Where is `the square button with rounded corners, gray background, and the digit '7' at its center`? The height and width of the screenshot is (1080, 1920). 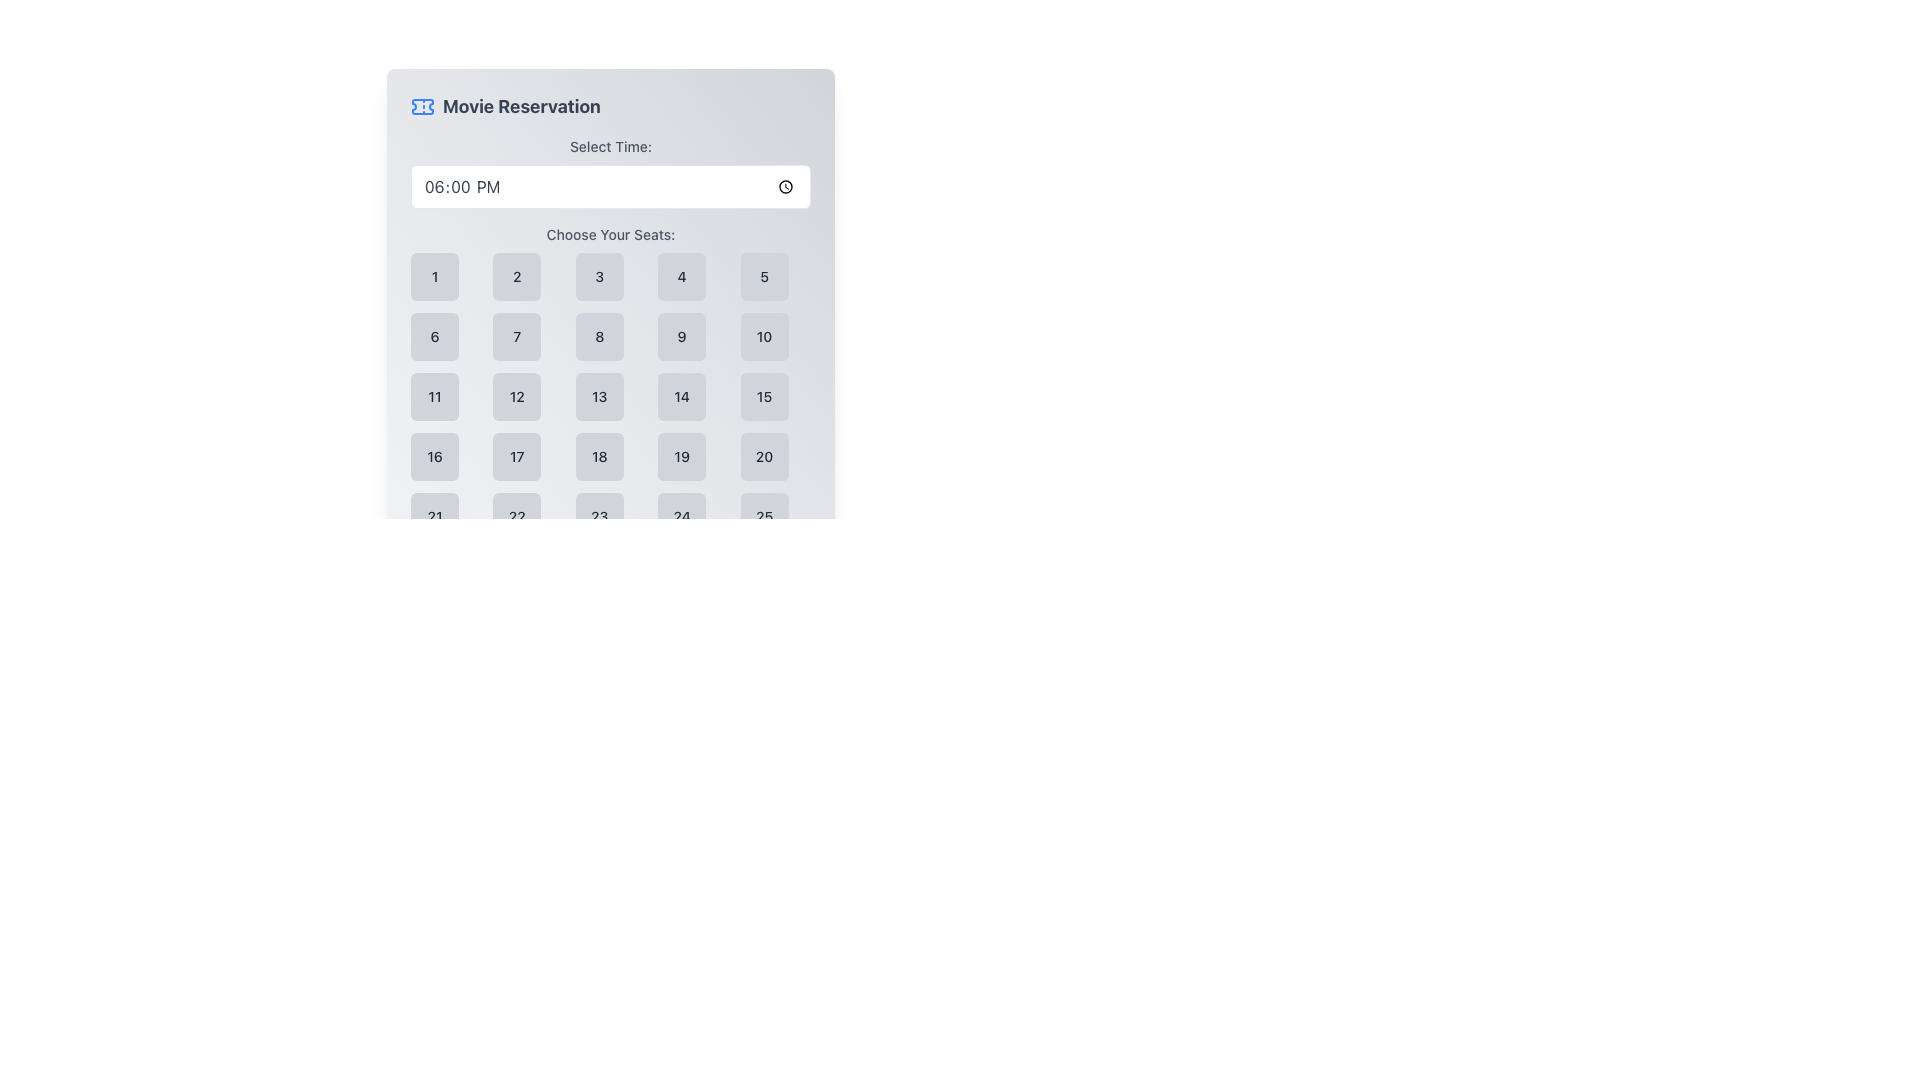 the square button with rounded corners, gray background, and the digit '7' at its center is located at coordinates (517, 335).